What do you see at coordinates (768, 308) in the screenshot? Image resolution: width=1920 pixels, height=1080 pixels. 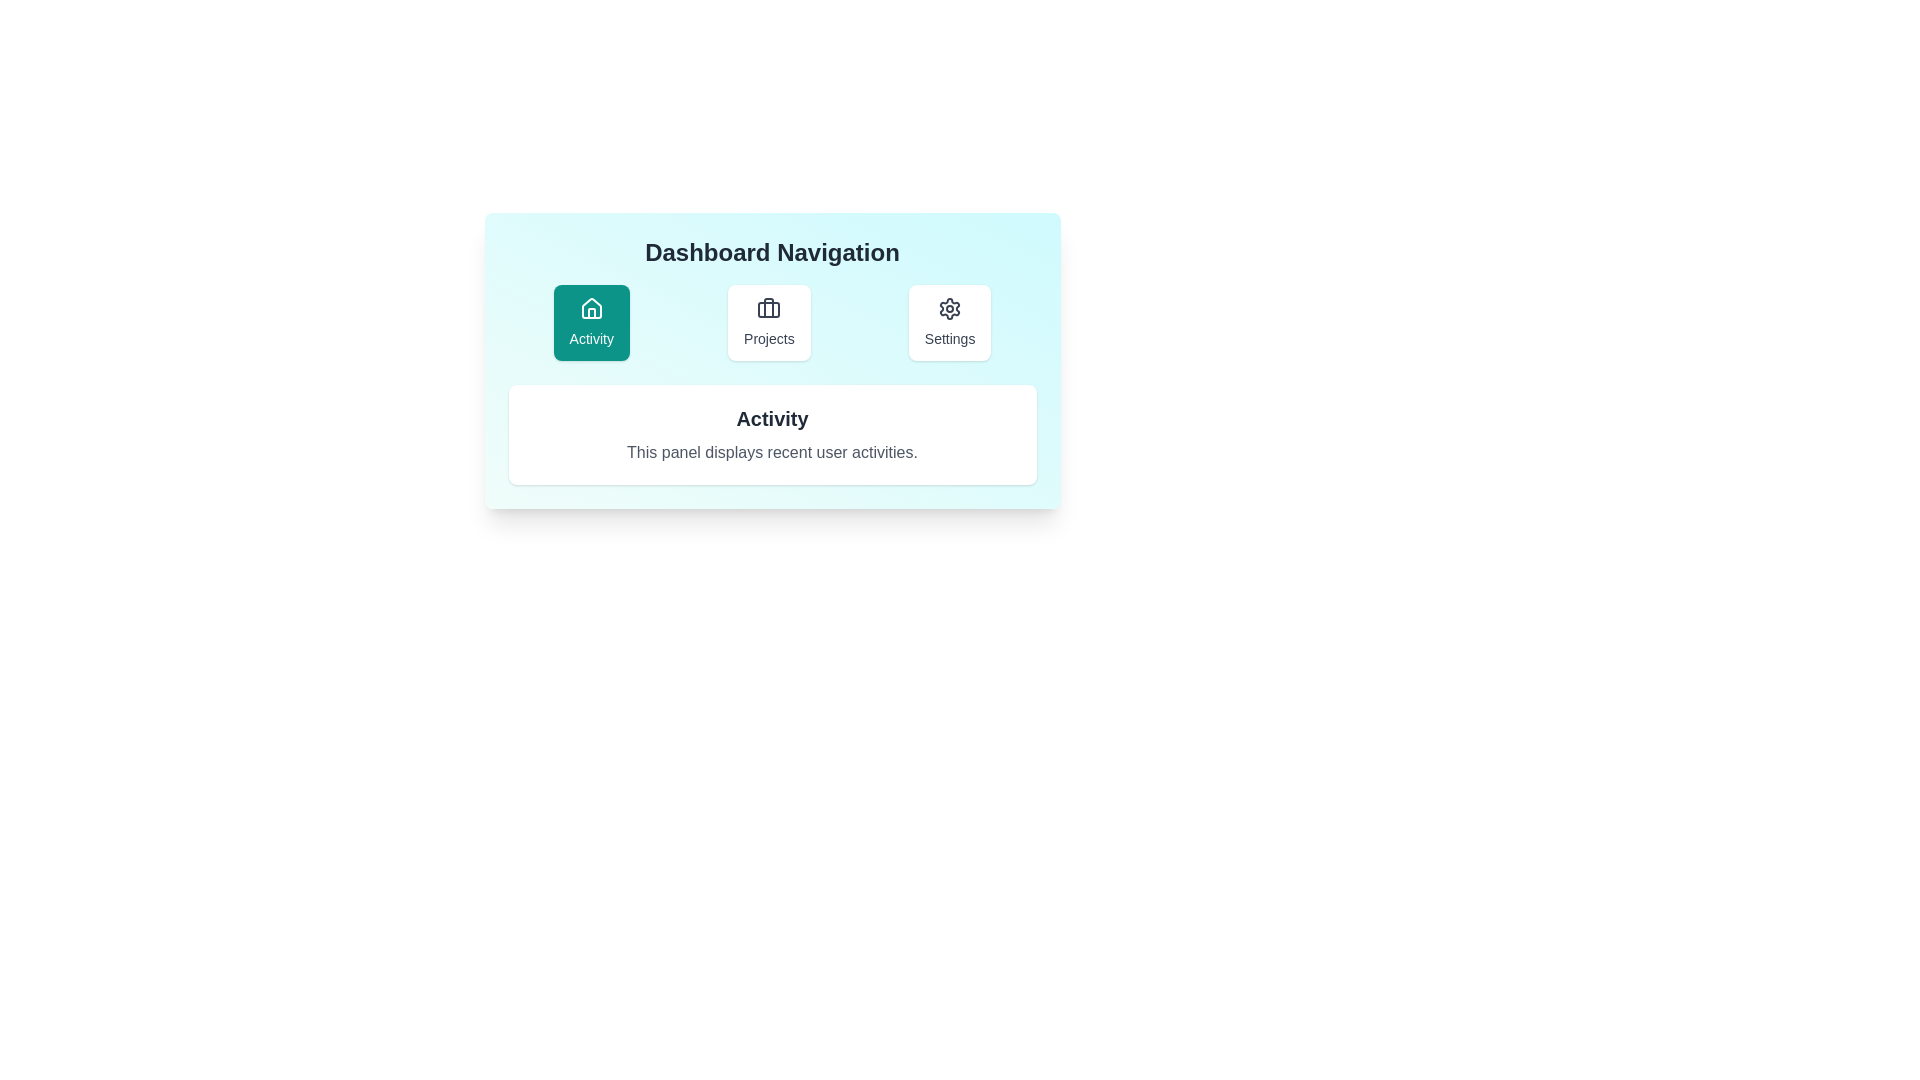 I see `the vertical line segment of the 'Projects' icon located in the center of the button group in the dashboard navigation panel` at bounding box center [768, 308].